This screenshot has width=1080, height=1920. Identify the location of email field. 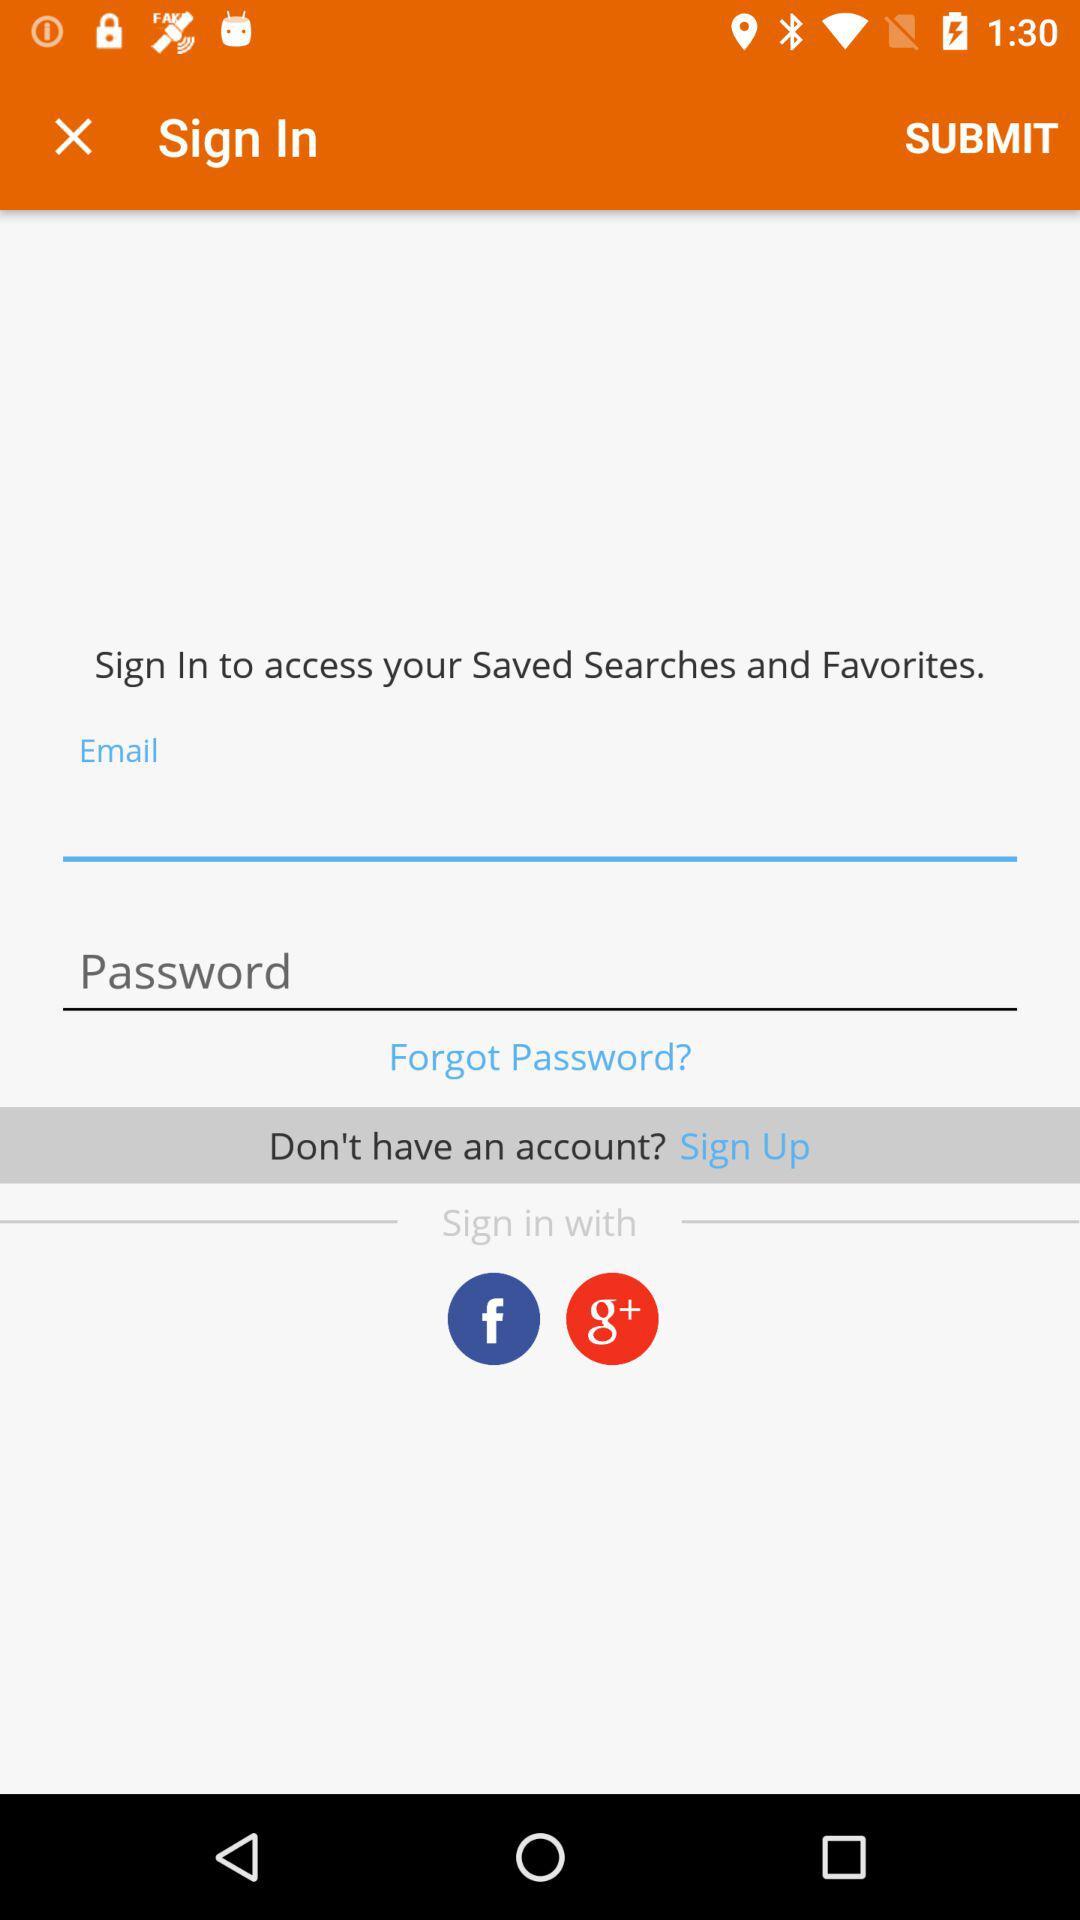
(540, 820).